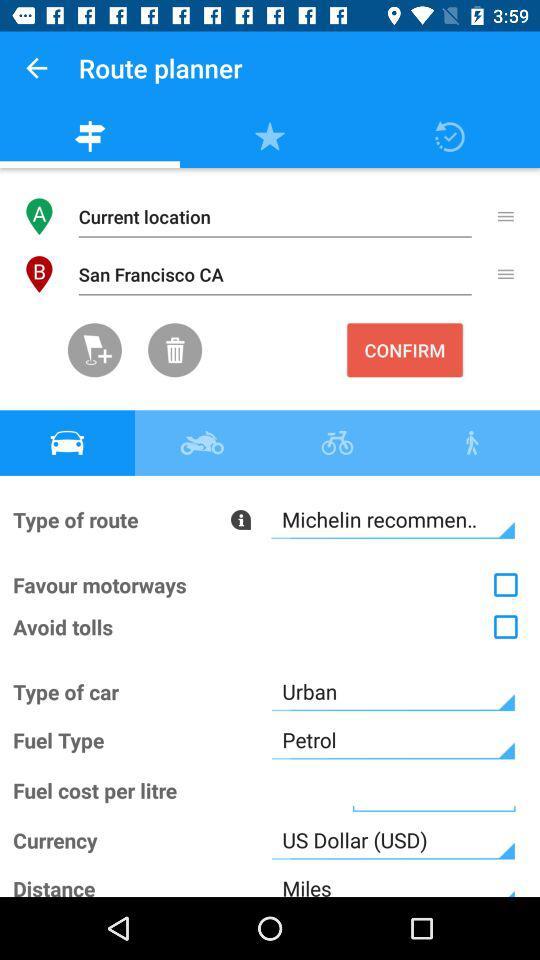  I want to click on the delete icon, so click(175, 350).